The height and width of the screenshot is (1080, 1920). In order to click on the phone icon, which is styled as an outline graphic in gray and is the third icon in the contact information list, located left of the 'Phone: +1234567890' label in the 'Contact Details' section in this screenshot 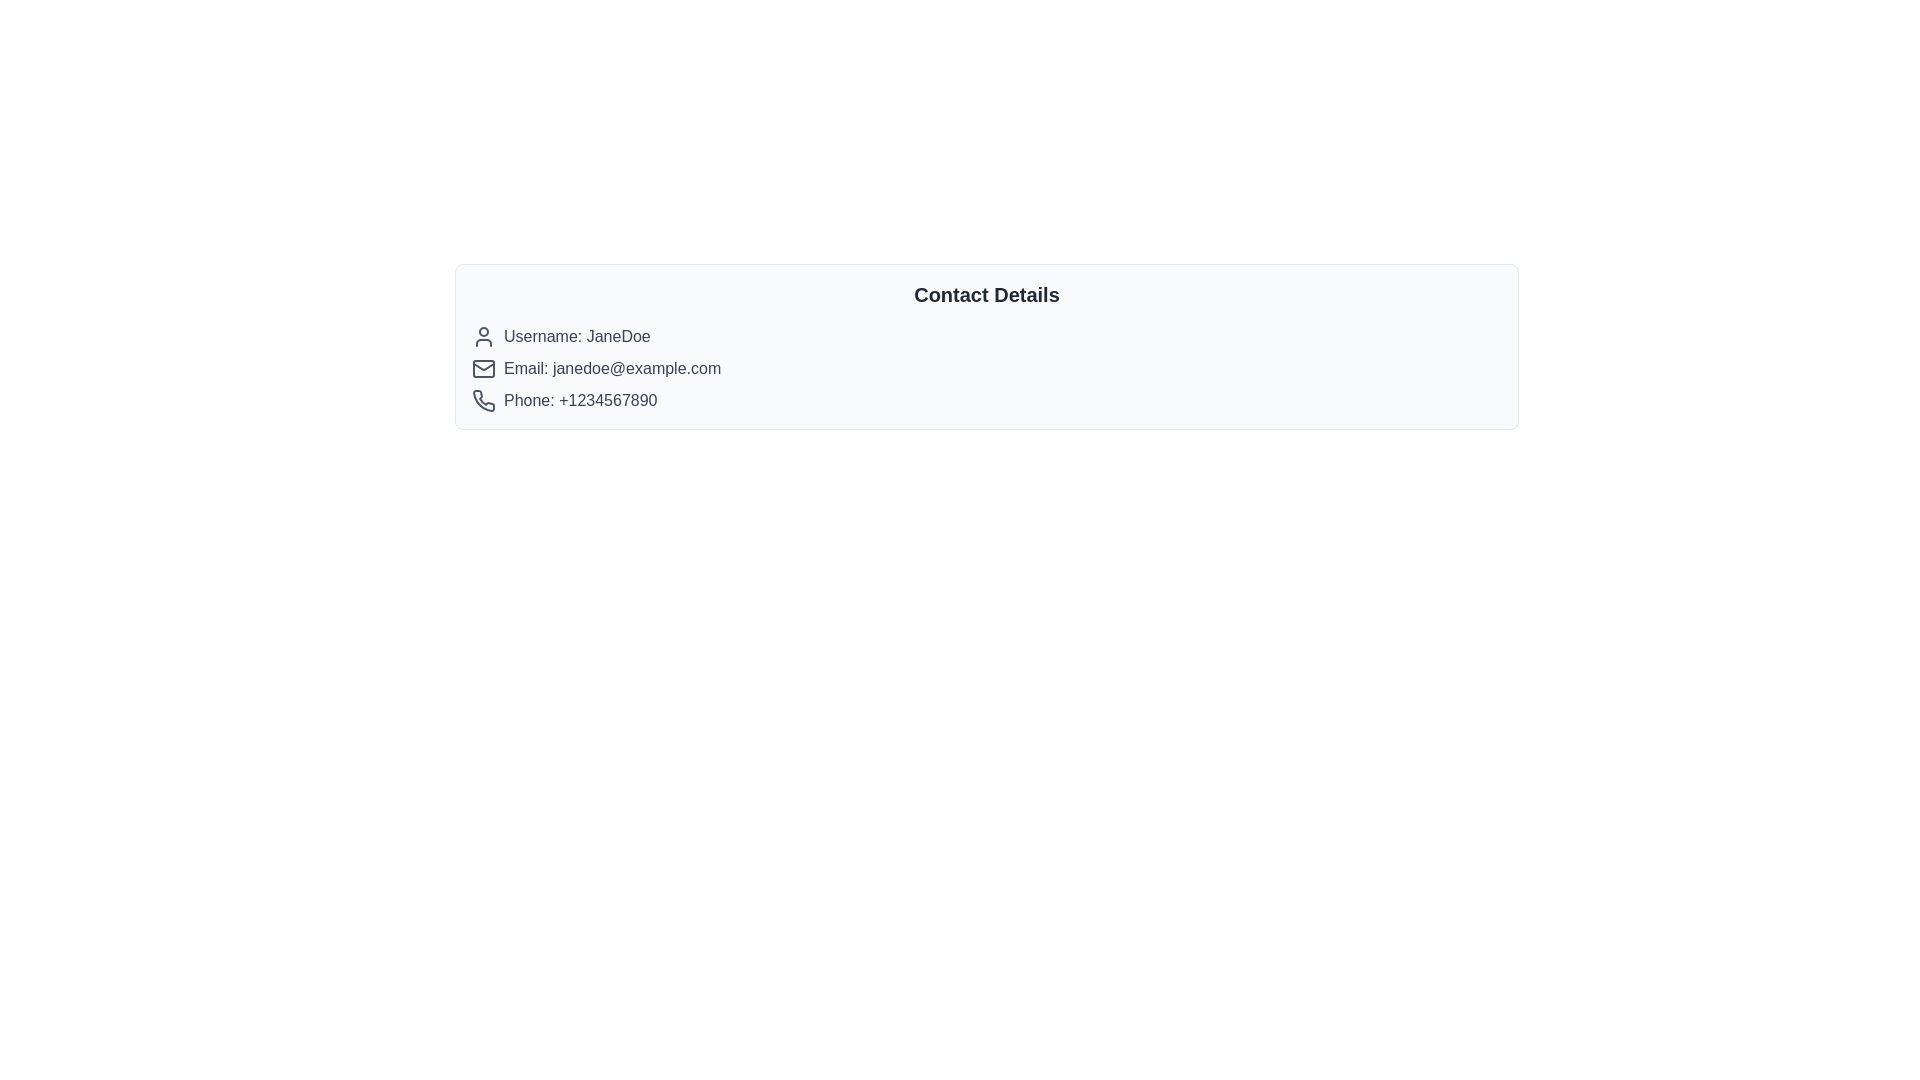, I will do `click(484, 401)`.